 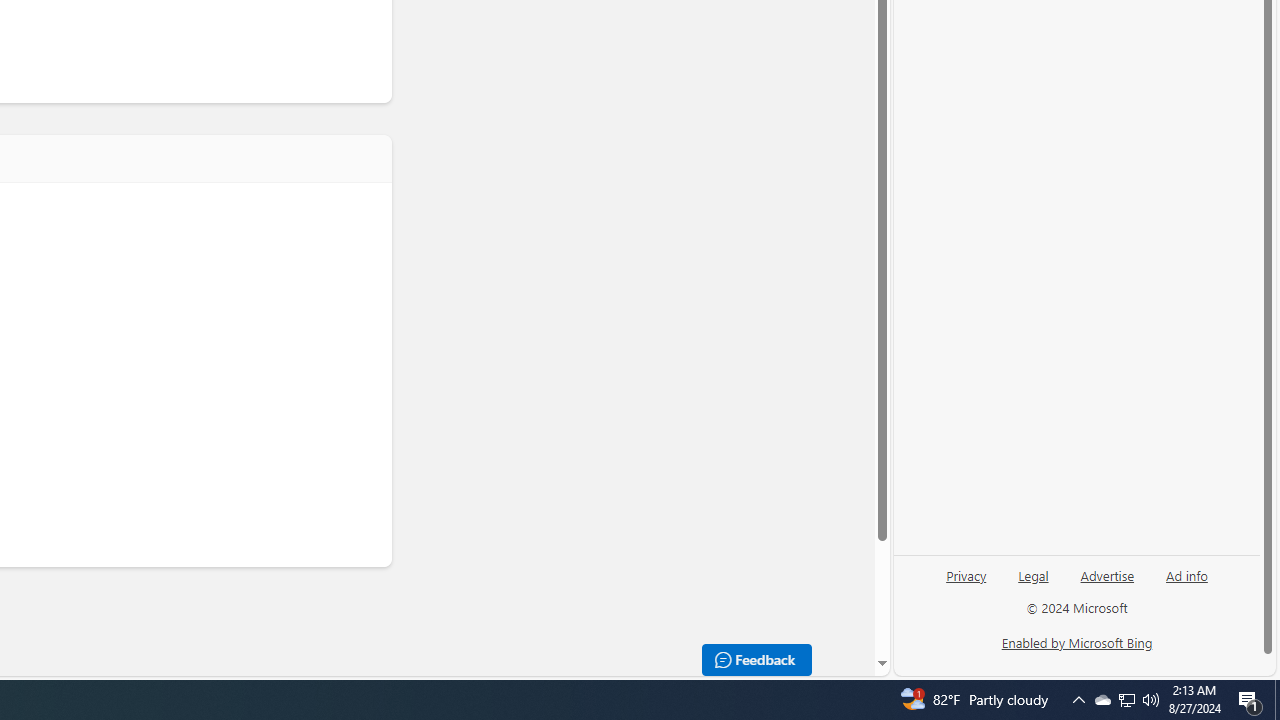 I want to click on 'Advertise', so click(x=1106, y=583).